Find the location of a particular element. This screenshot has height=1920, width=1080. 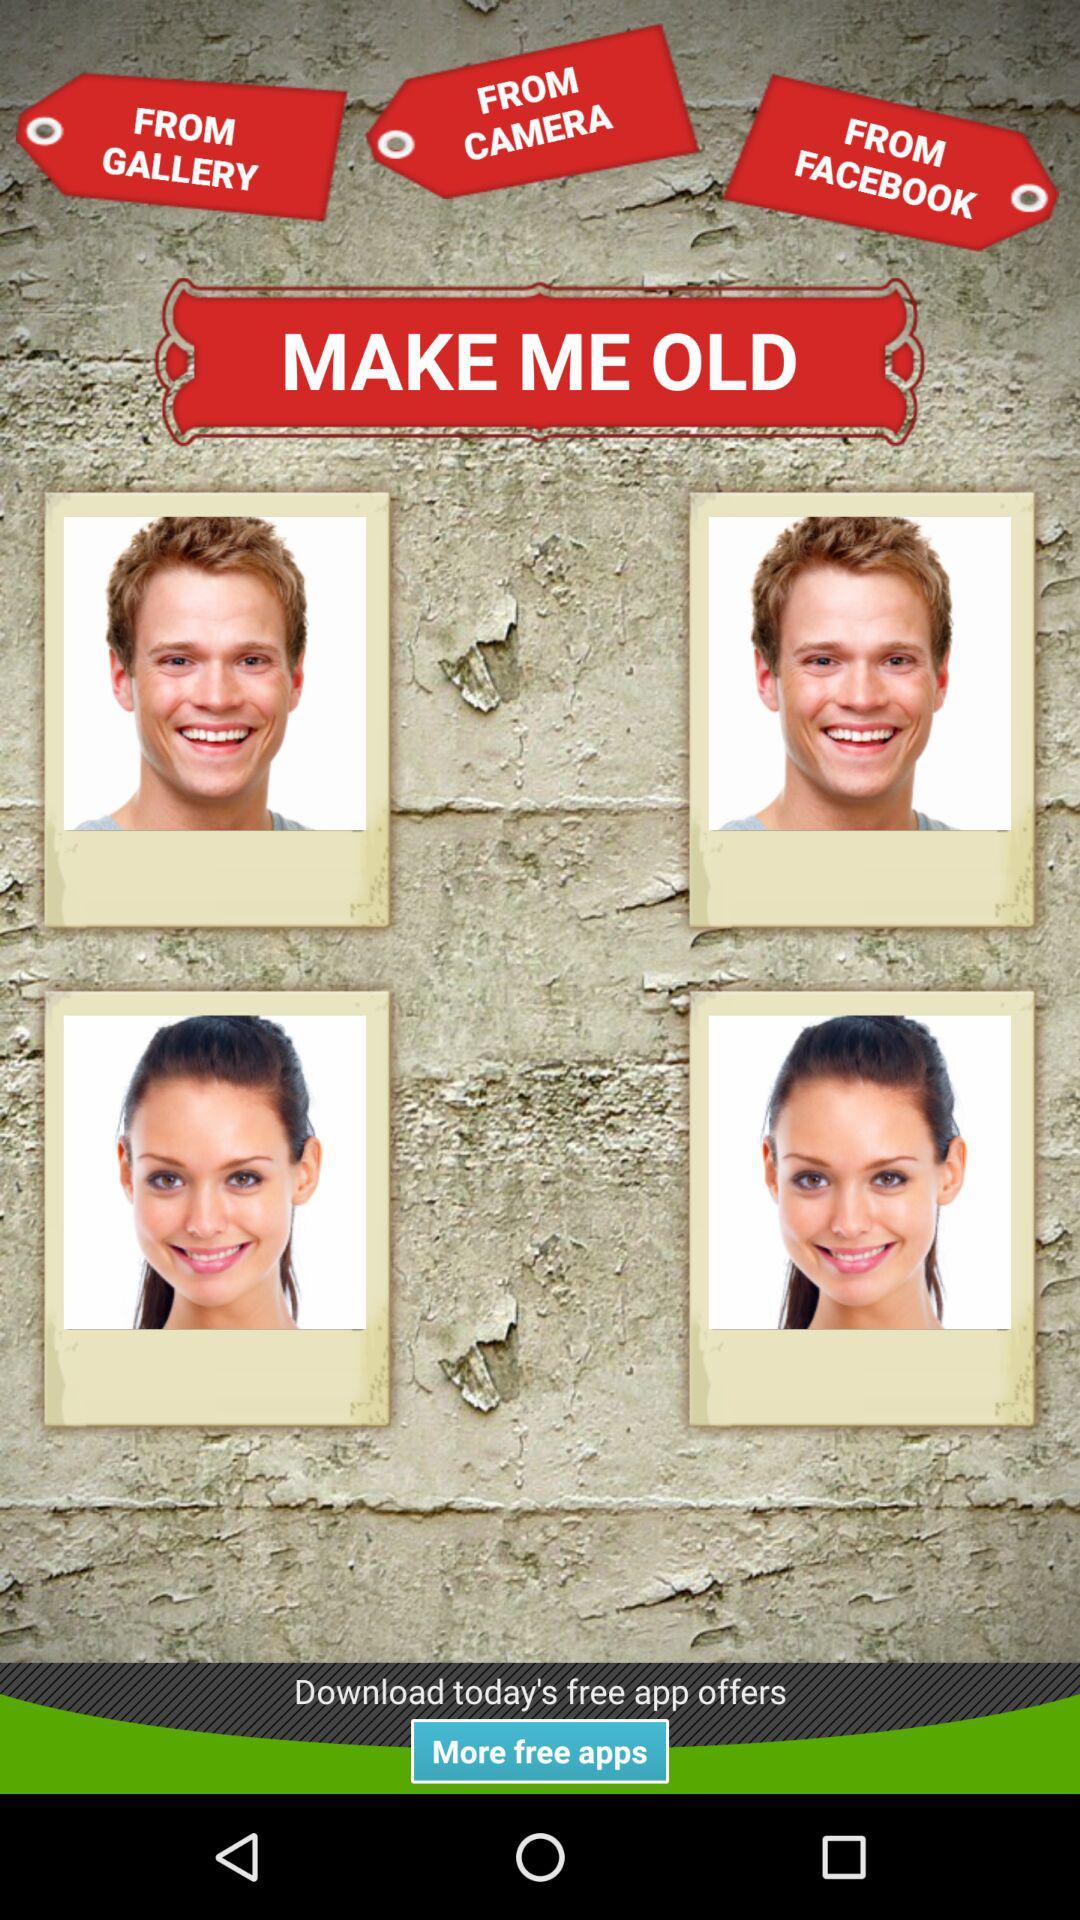

item above make me old is located at coordinates (182, 145).